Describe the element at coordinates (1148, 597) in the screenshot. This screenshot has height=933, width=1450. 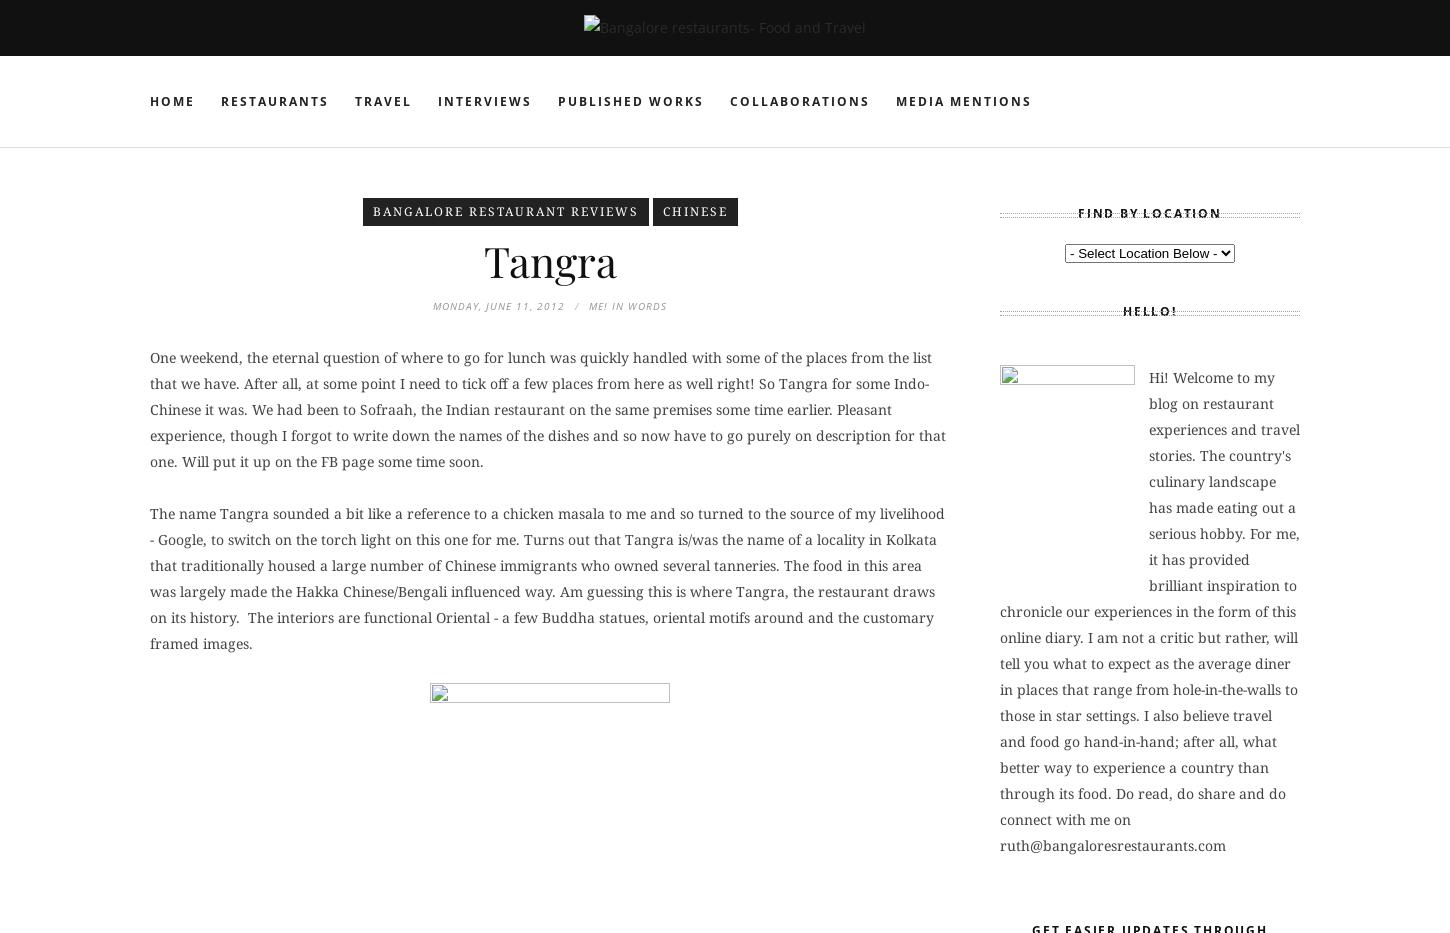
I see `'Hi! Welcome to my blog on restaurant experiences and travel stories. The country's culinary landscape has made eating out a serious hobby. For me, it has provided brilliant inspiration to chronicle our experiences in the form of this online diary. I am not a critic but rather, will tell you what to expect as the average diner in places that range from hole-in-the-walls to those in star settings. I also believe travel and food go hand-in-hand; after all, what better way to experience a country than through its food. Do read, do share and do connect with me on'` at that location.